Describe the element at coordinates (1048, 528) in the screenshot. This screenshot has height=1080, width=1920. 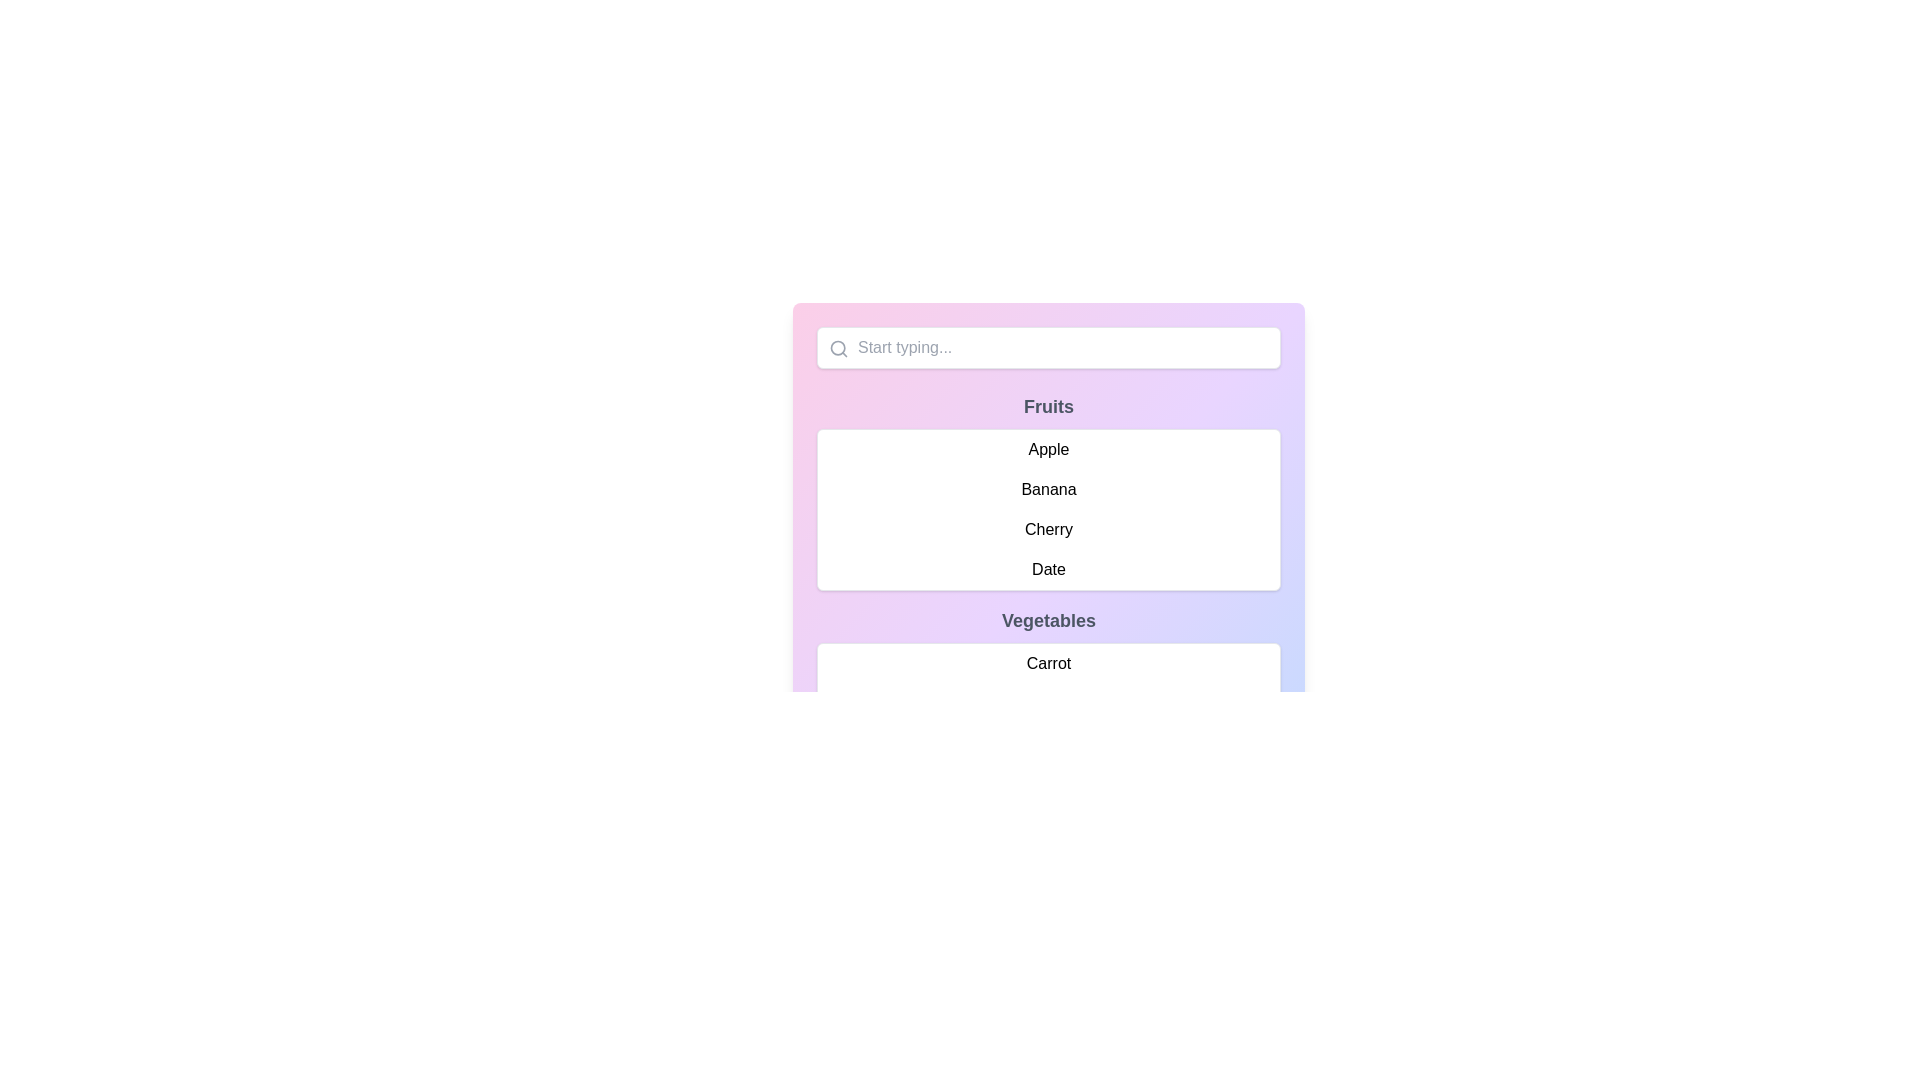
I see `to select the 'Cherry' menu item, which is the third item in a vertical list of fruits labeled 'Apple', 'Banana', 'Cherry', and 'Date'` at that location.